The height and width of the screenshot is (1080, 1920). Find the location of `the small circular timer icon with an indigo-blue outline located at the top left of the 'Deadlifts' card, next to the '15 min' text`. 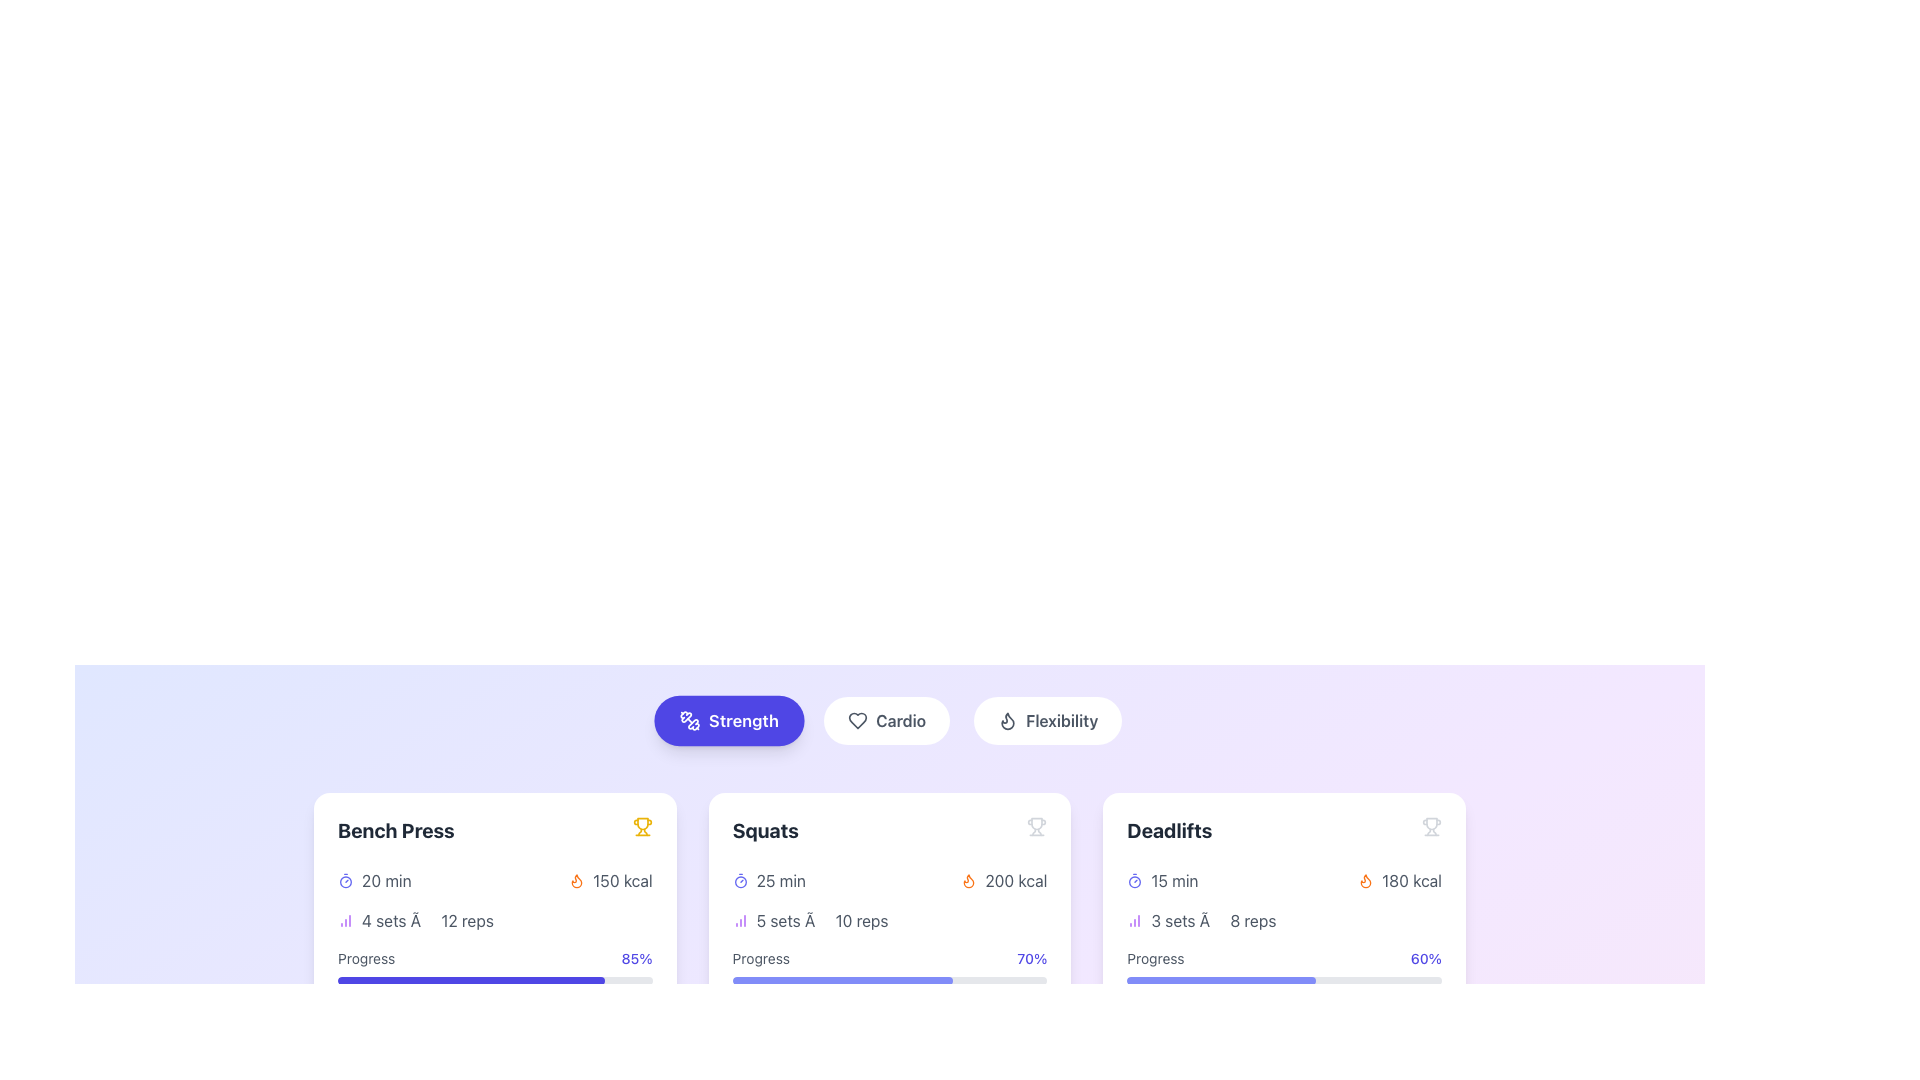

the small circular timer icon with an indigo-blue outline located at the top left of the 'Deadlifts' card, next to the '15 min' text is located at coordinates (1135, 879).